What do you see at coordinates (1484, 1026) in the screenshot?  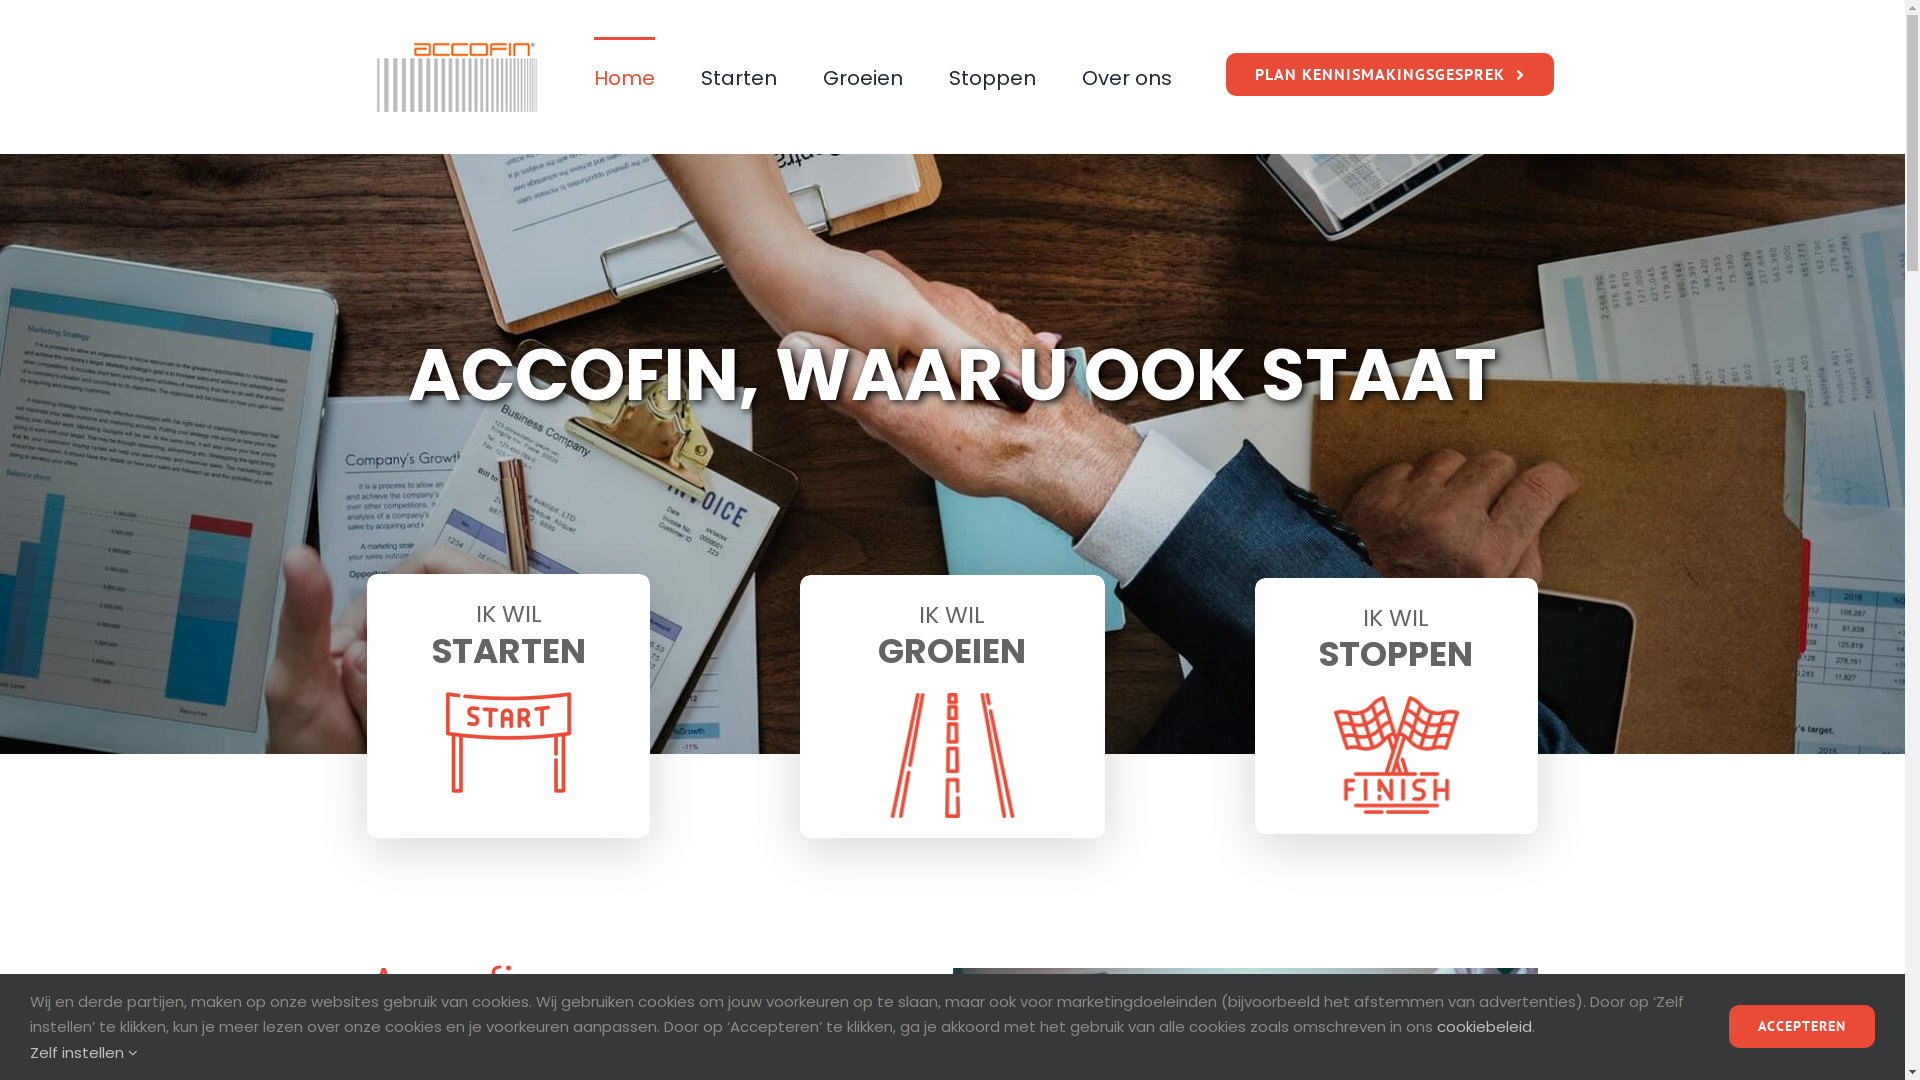 I see `'cookiebeleid'` at bounding box center [1484, 1026].